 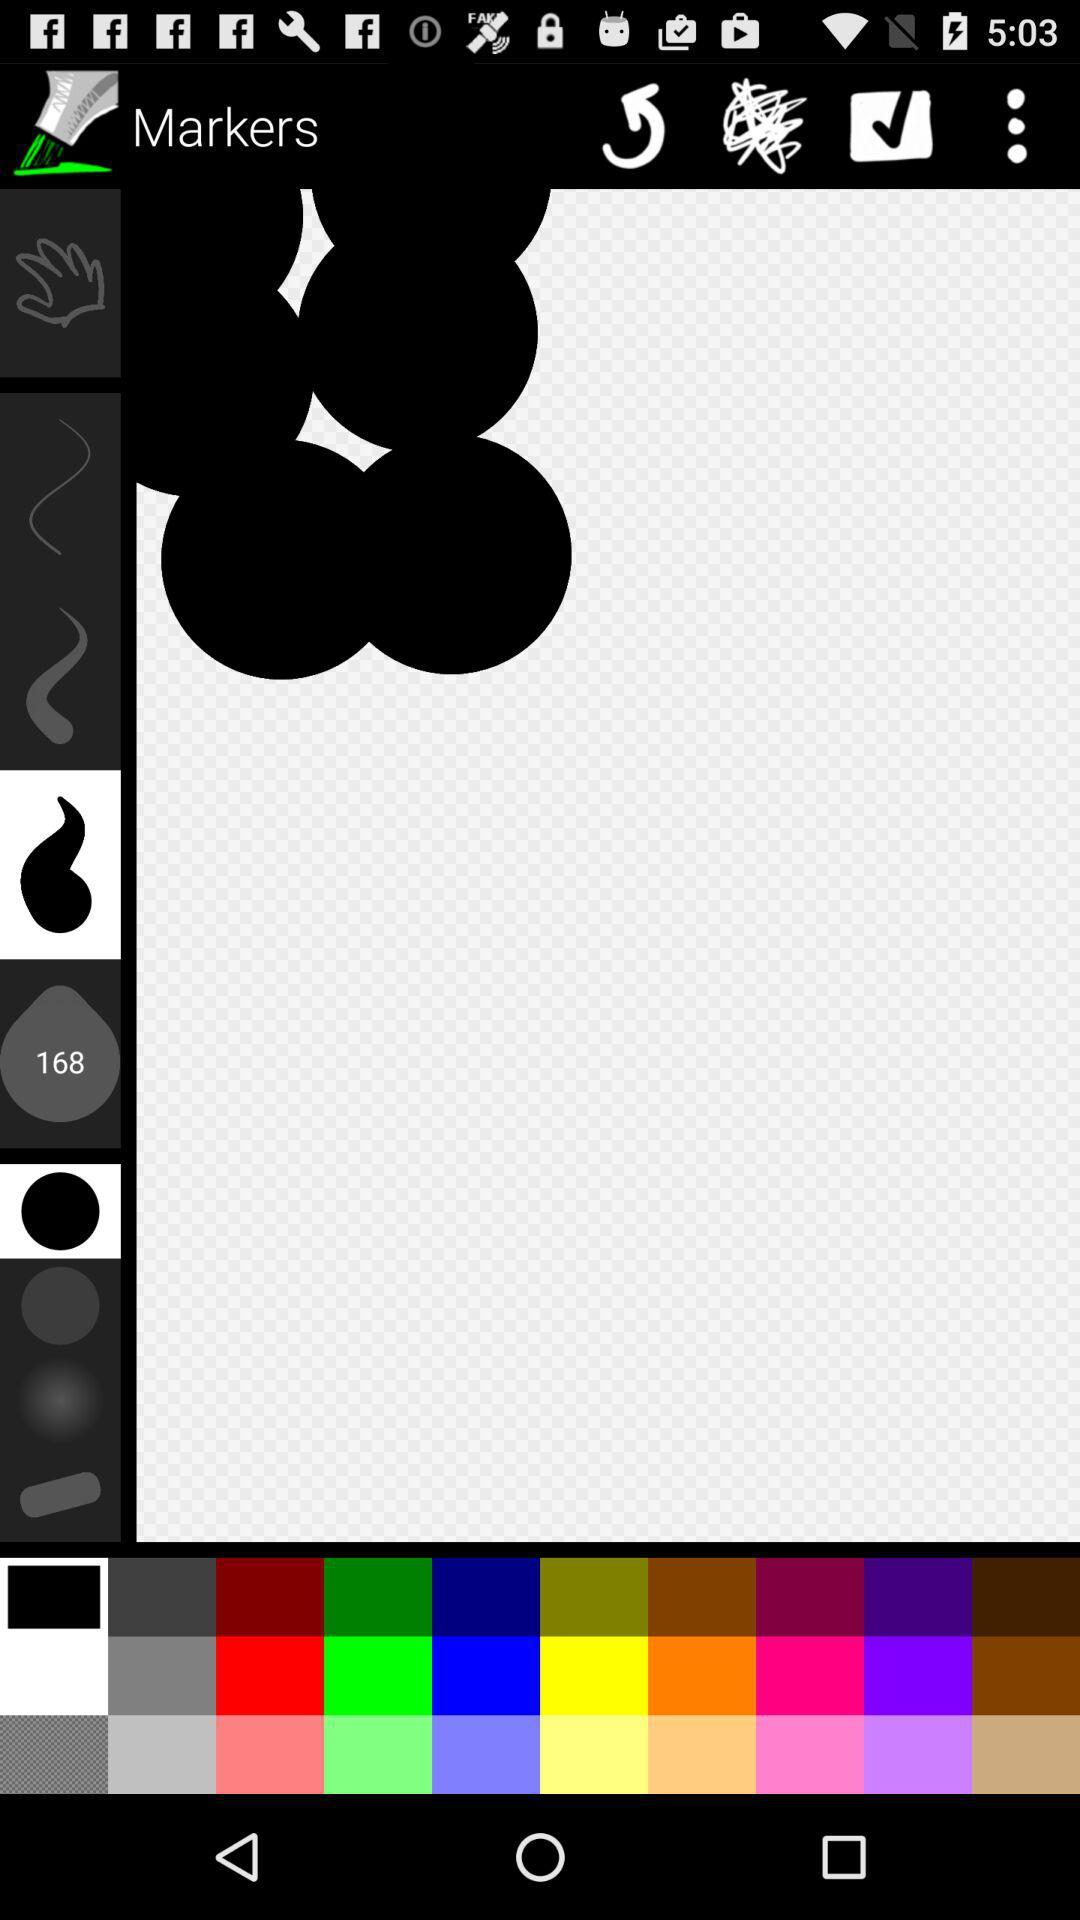 I want to click on the 4th color from the left in the last row at the bottom of the page, so click(x=378, y=1753).